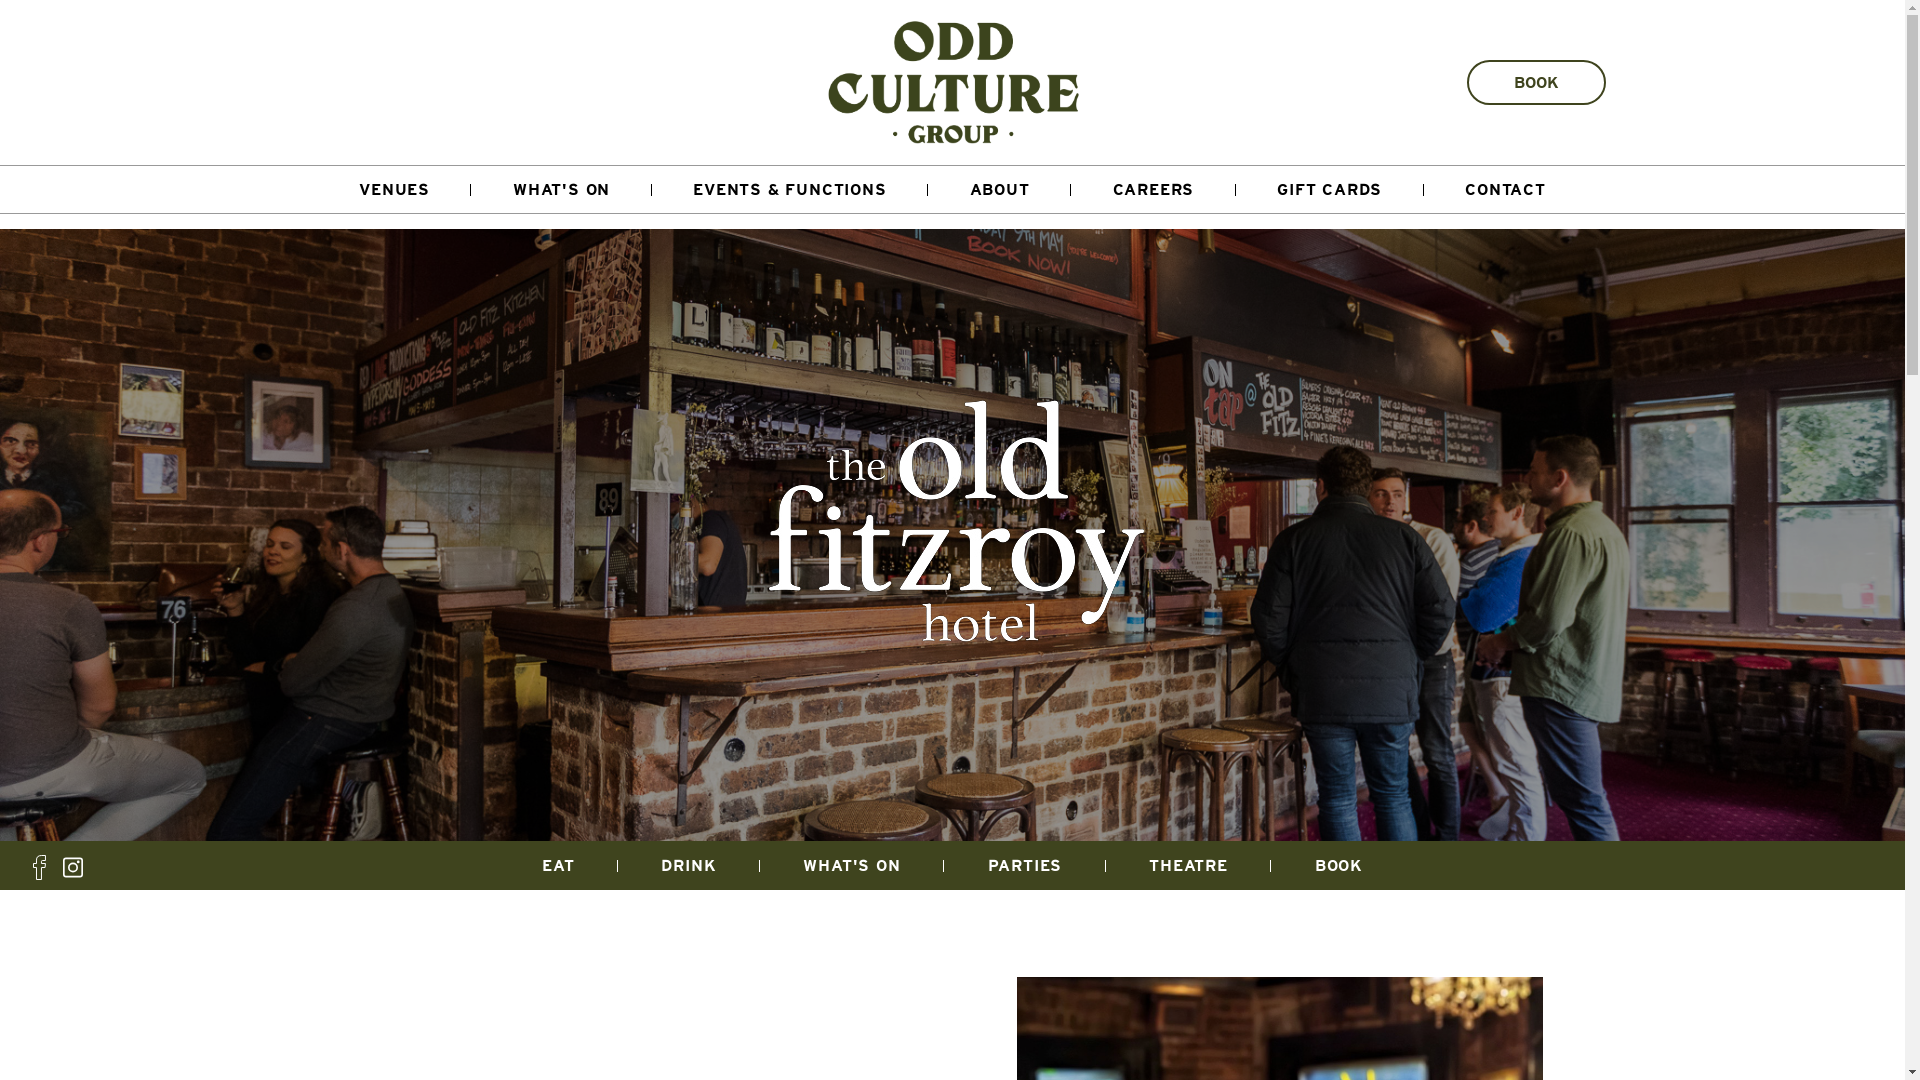 The height and width of the screenshot is (1080, 1920). Describe the element at coordinates (1153, 189) in the screenshot. I see `'CAREERS'` at that location.